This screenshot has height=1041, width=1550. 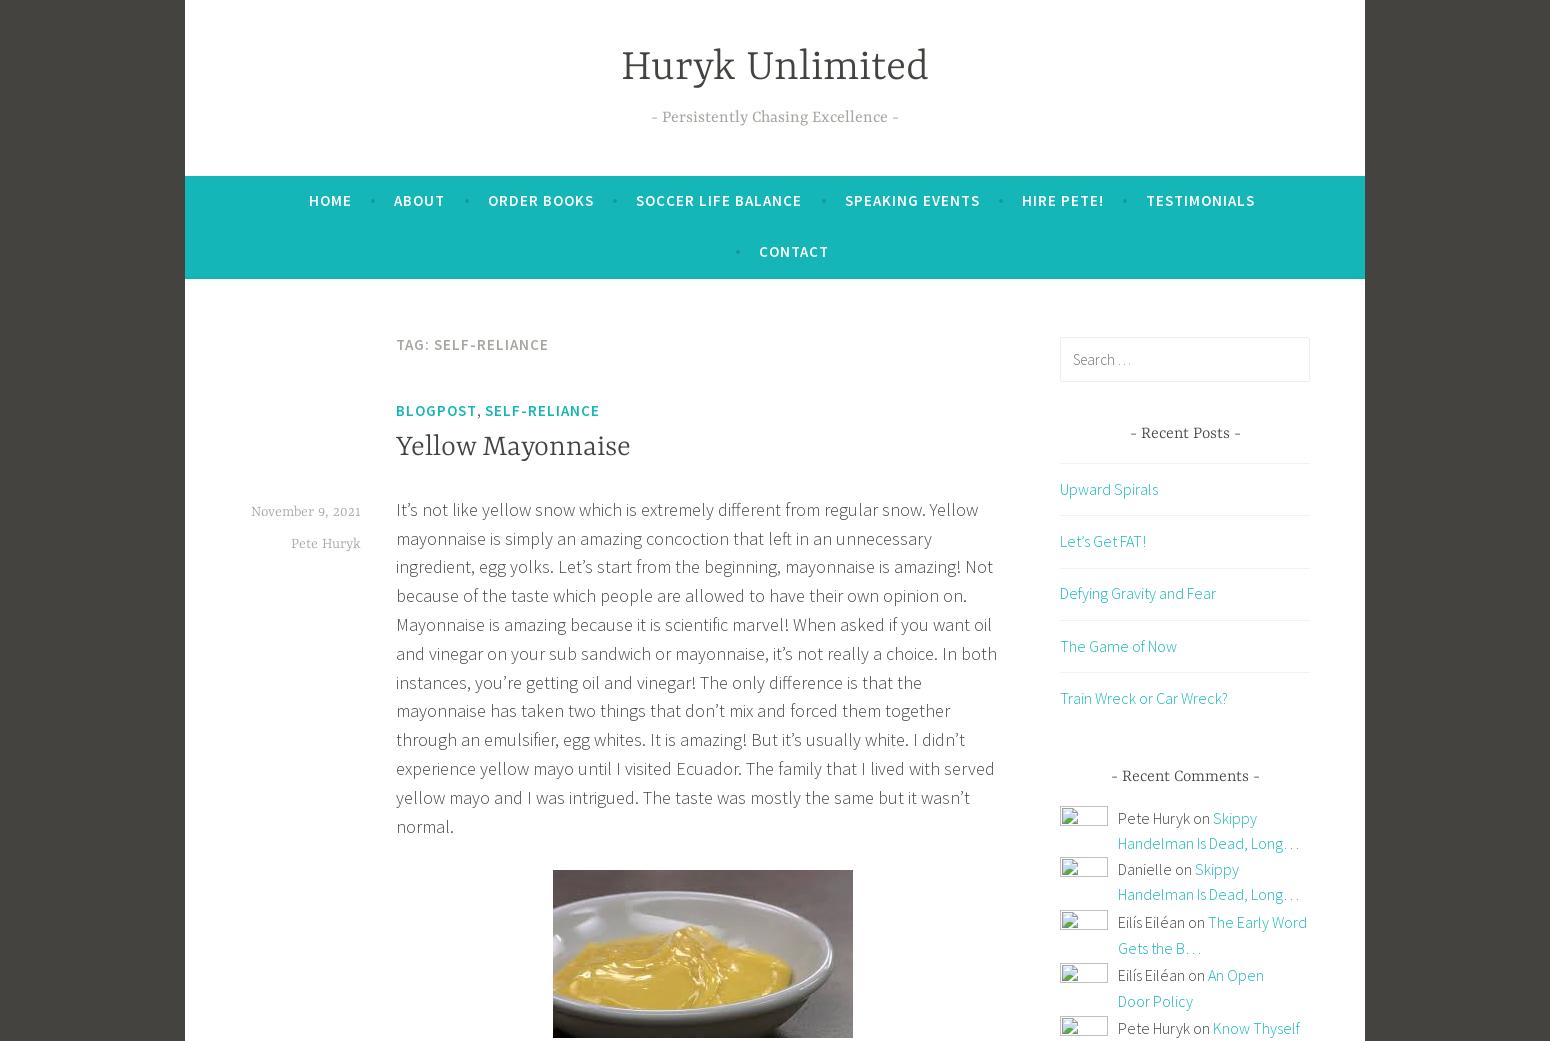 I want to click on 'Danielle on', so click(x=1155, y=866).